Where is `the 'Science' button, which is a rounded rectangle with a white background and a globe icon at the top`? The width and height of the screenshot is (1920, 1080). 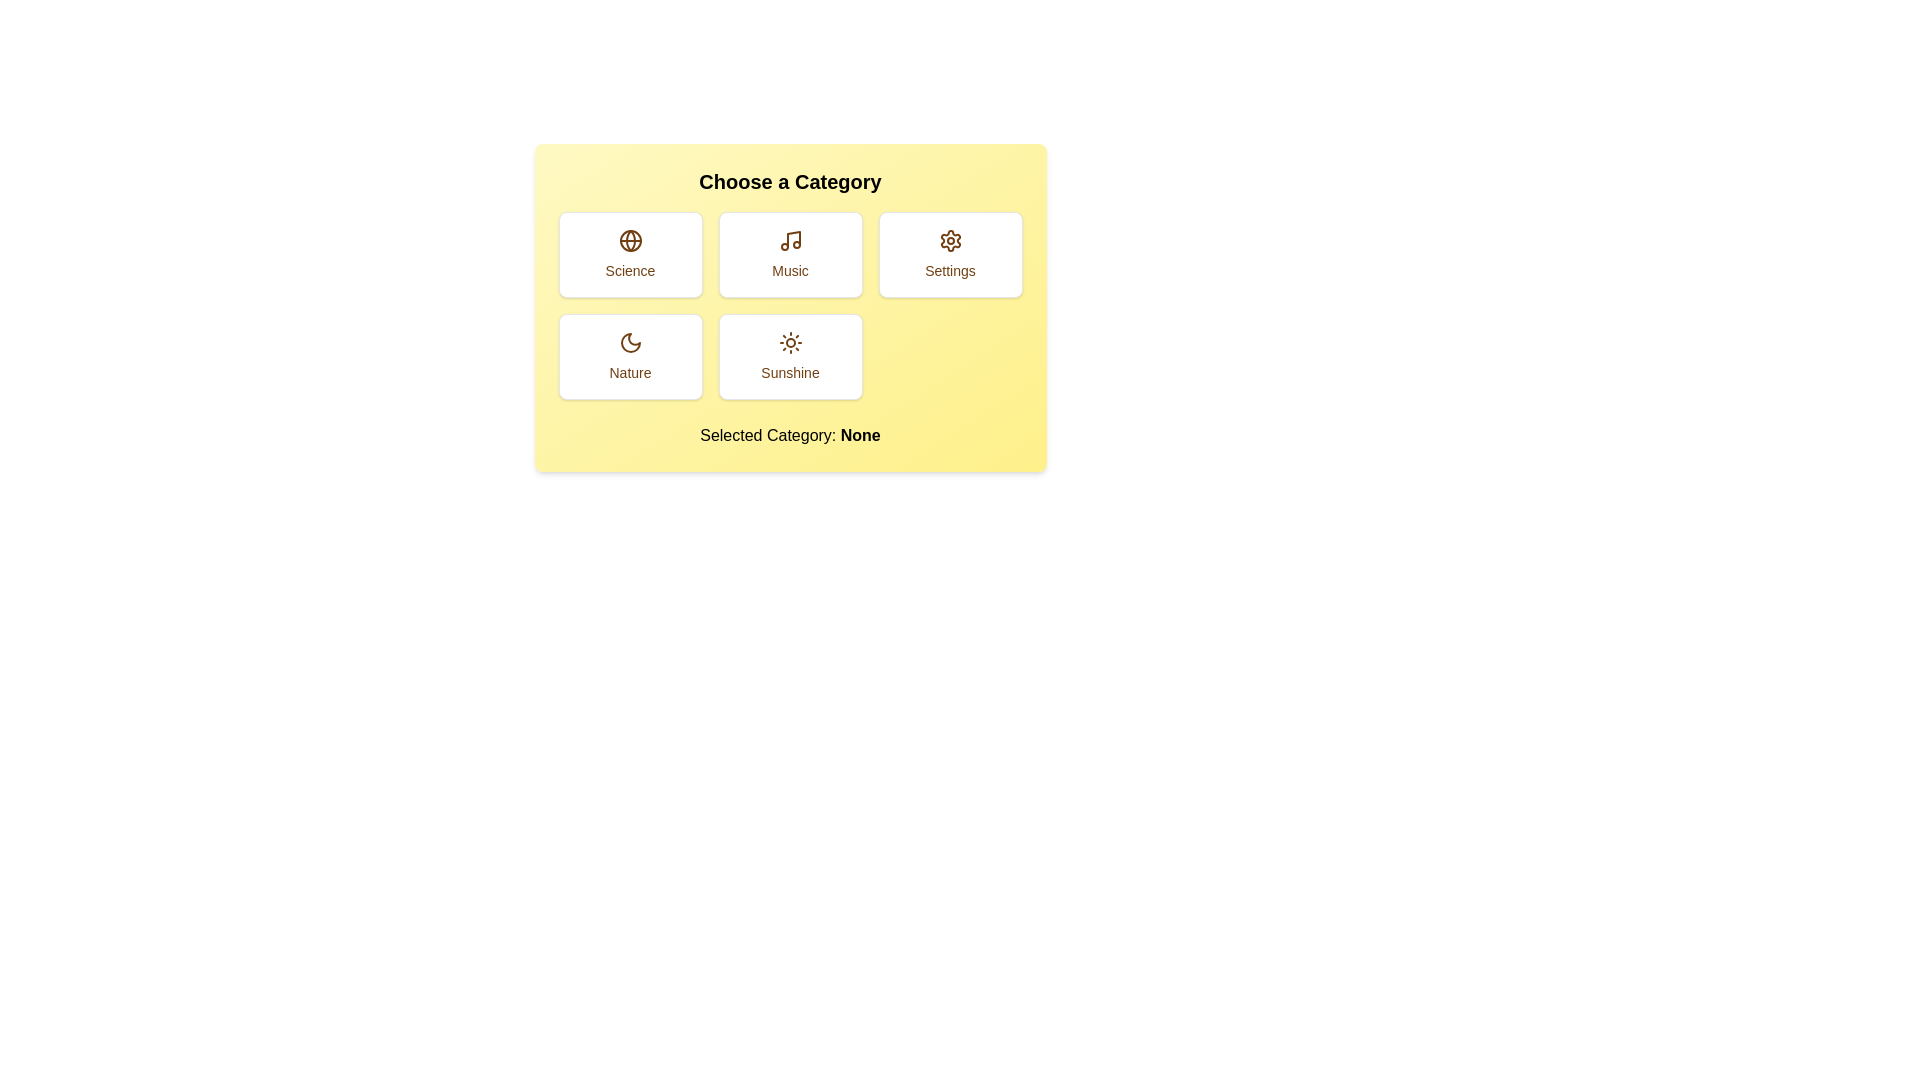
the 'Science' button, which is a rounded rectangle with a white background and a globe icon at the top is located at coordinates (629, 253).